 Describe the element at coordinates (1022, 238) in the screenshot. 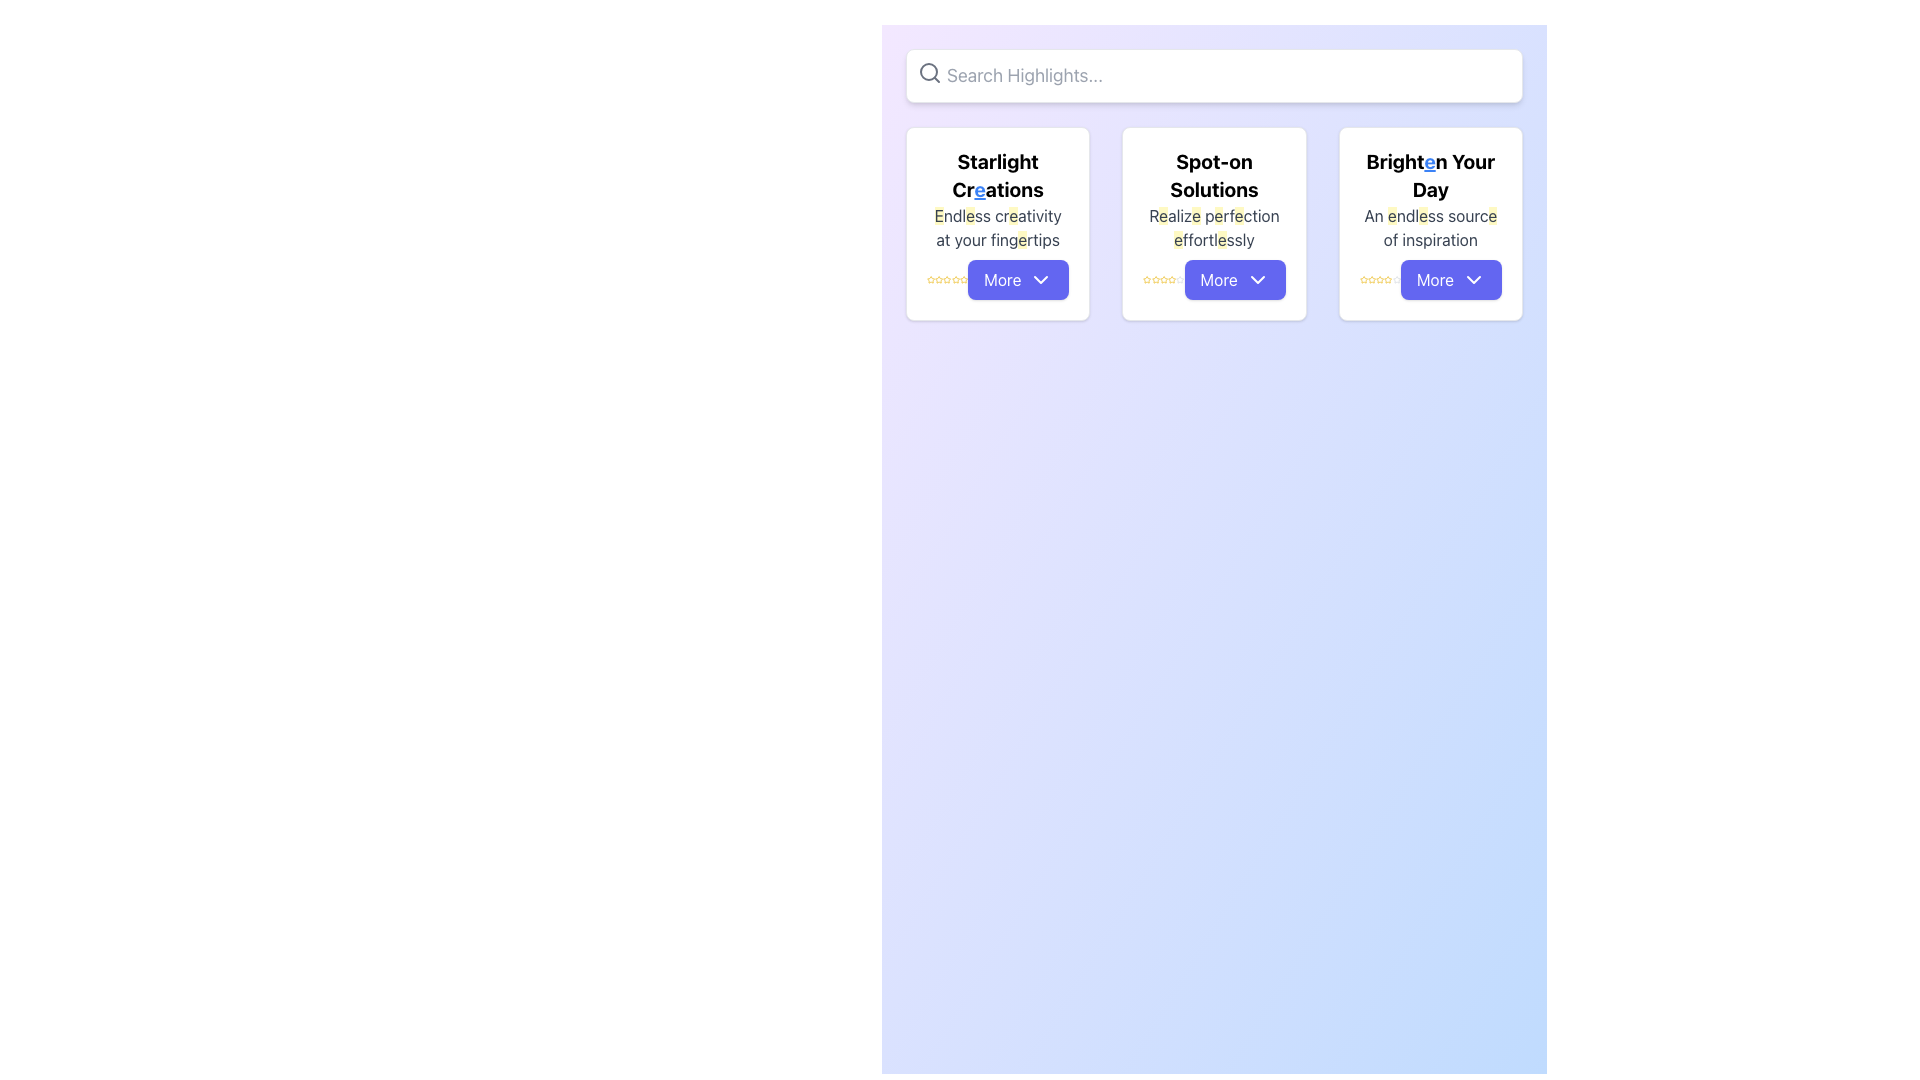

I see `the highlighted character 'e' in the sentence 'Endless creativity at your fingertips' located under the heading 'Starlight Creations' on the leftmost card` at that location.